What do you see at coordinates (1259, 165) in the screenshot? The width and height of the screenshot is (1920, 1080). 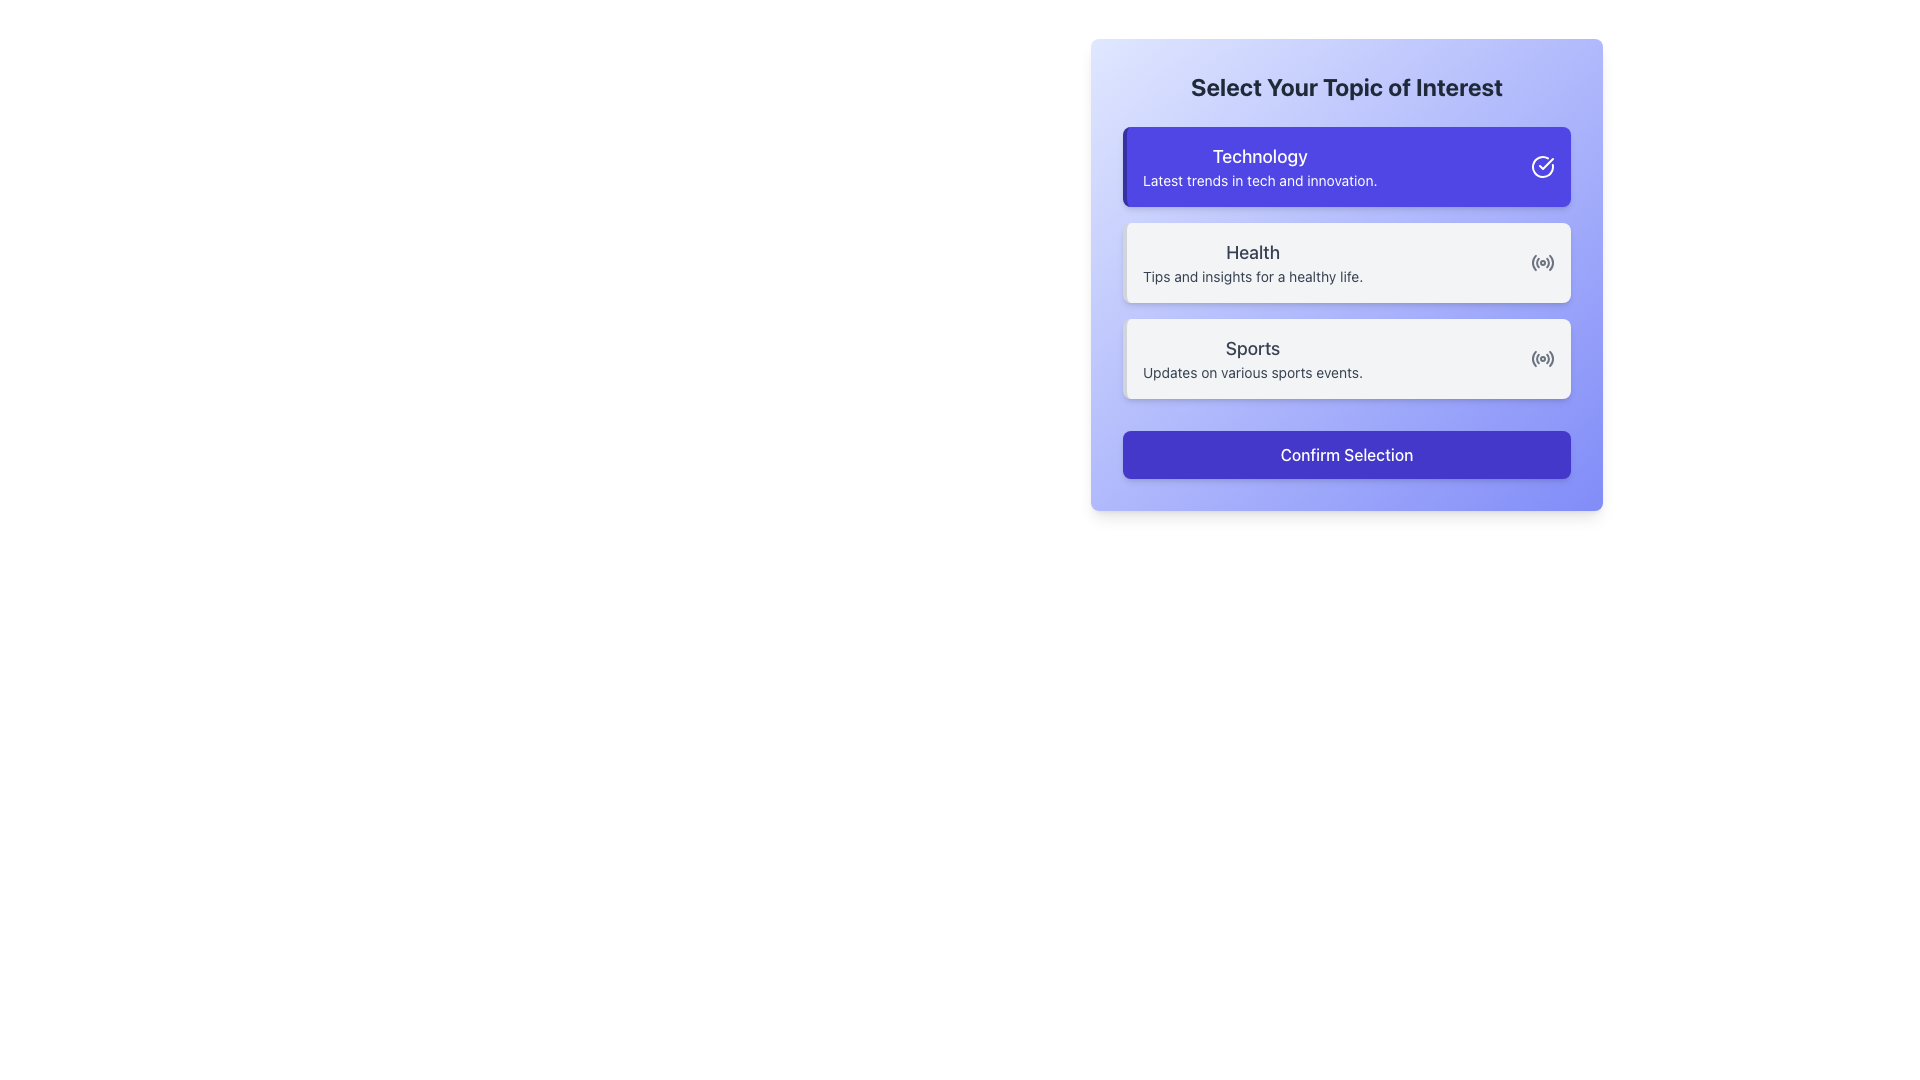 I see `the text content of the Text Block element displaying 'Technology' and 'Latest trends in tech and innovation.'` at bounding box center [1259, 165].